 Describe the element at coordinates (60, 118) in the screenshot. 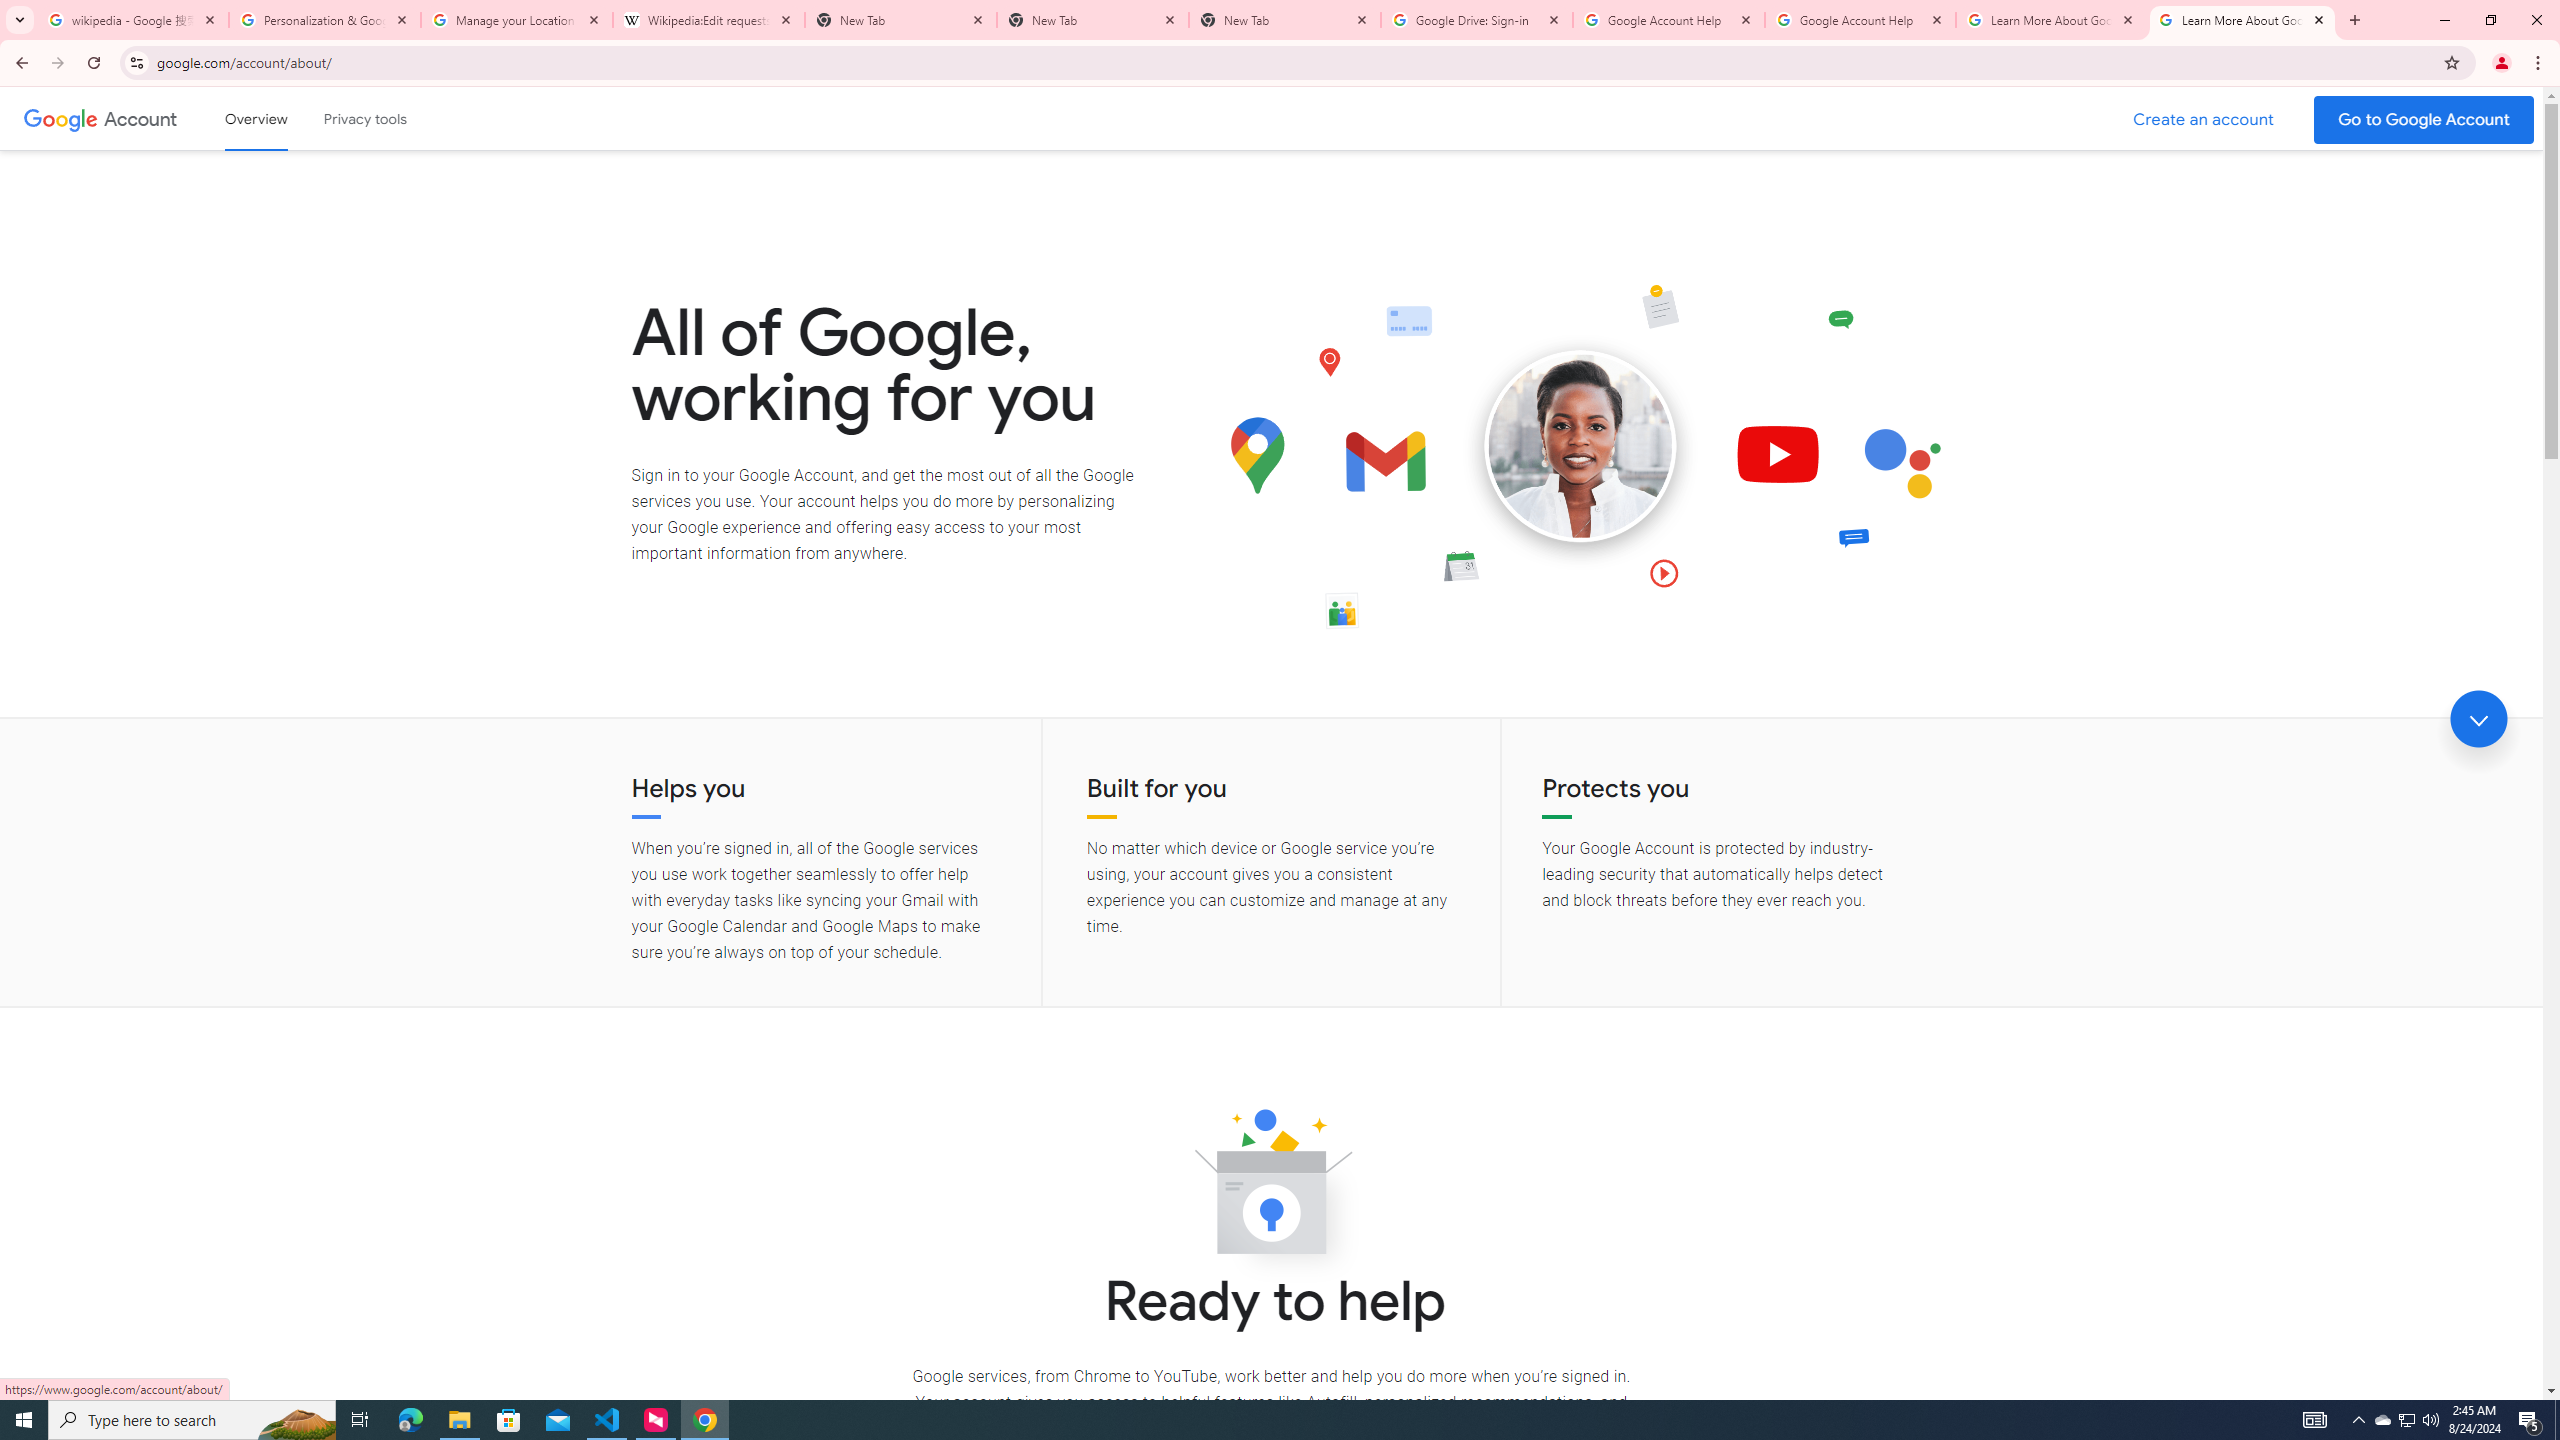

I see `'Google logo'` at that location.